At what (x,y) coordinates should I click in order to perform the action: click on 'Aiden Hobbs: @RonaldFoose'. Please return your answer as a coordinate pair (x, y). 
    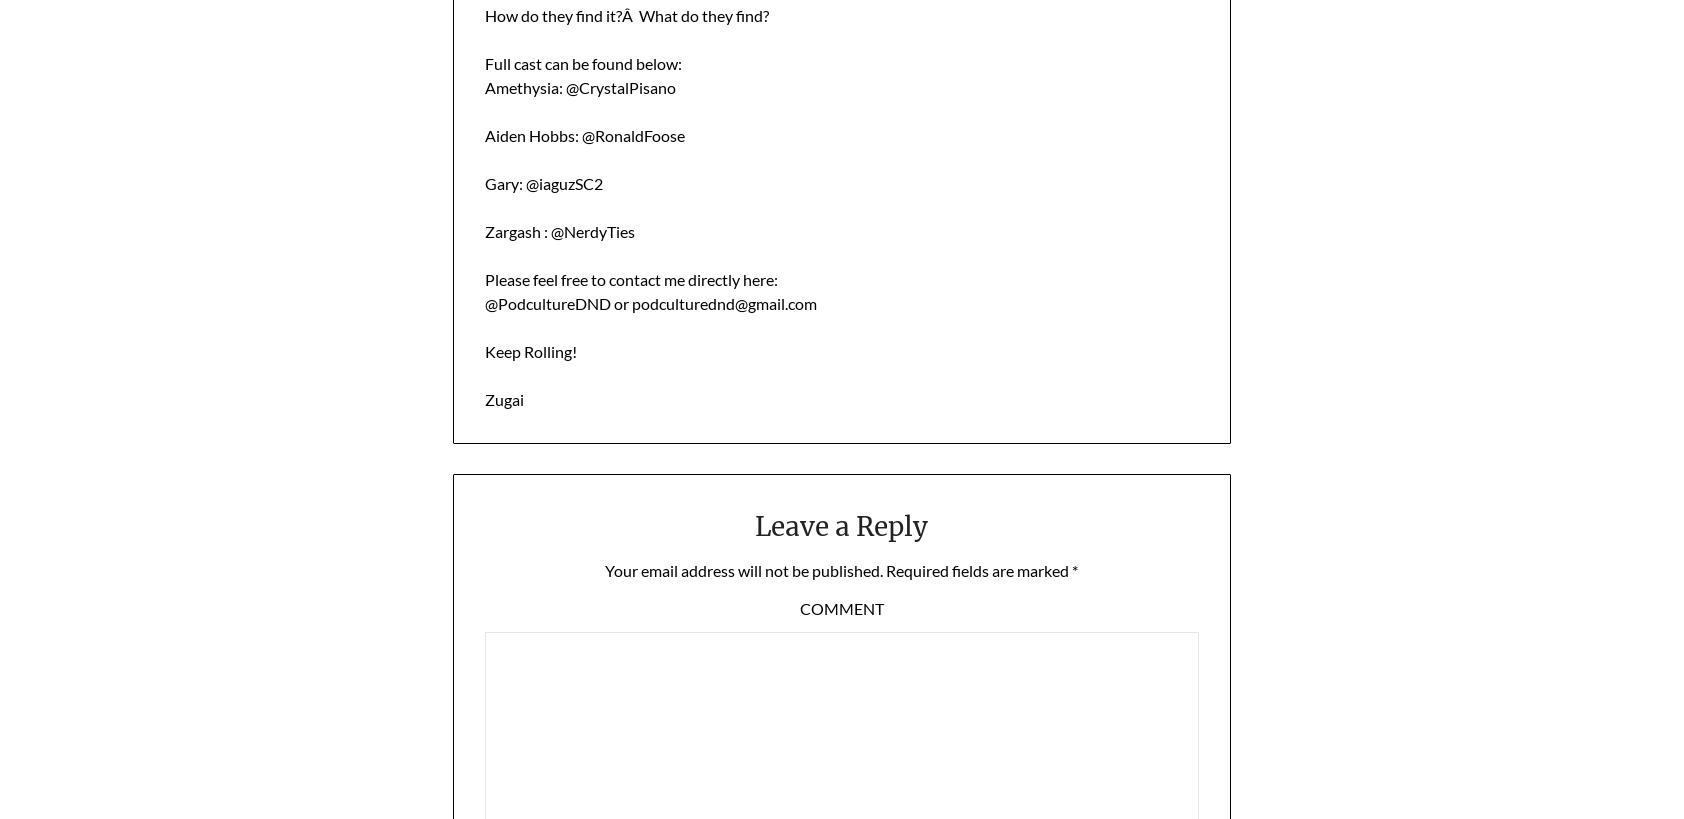
    Looking at the image, I should click on (583, 133).